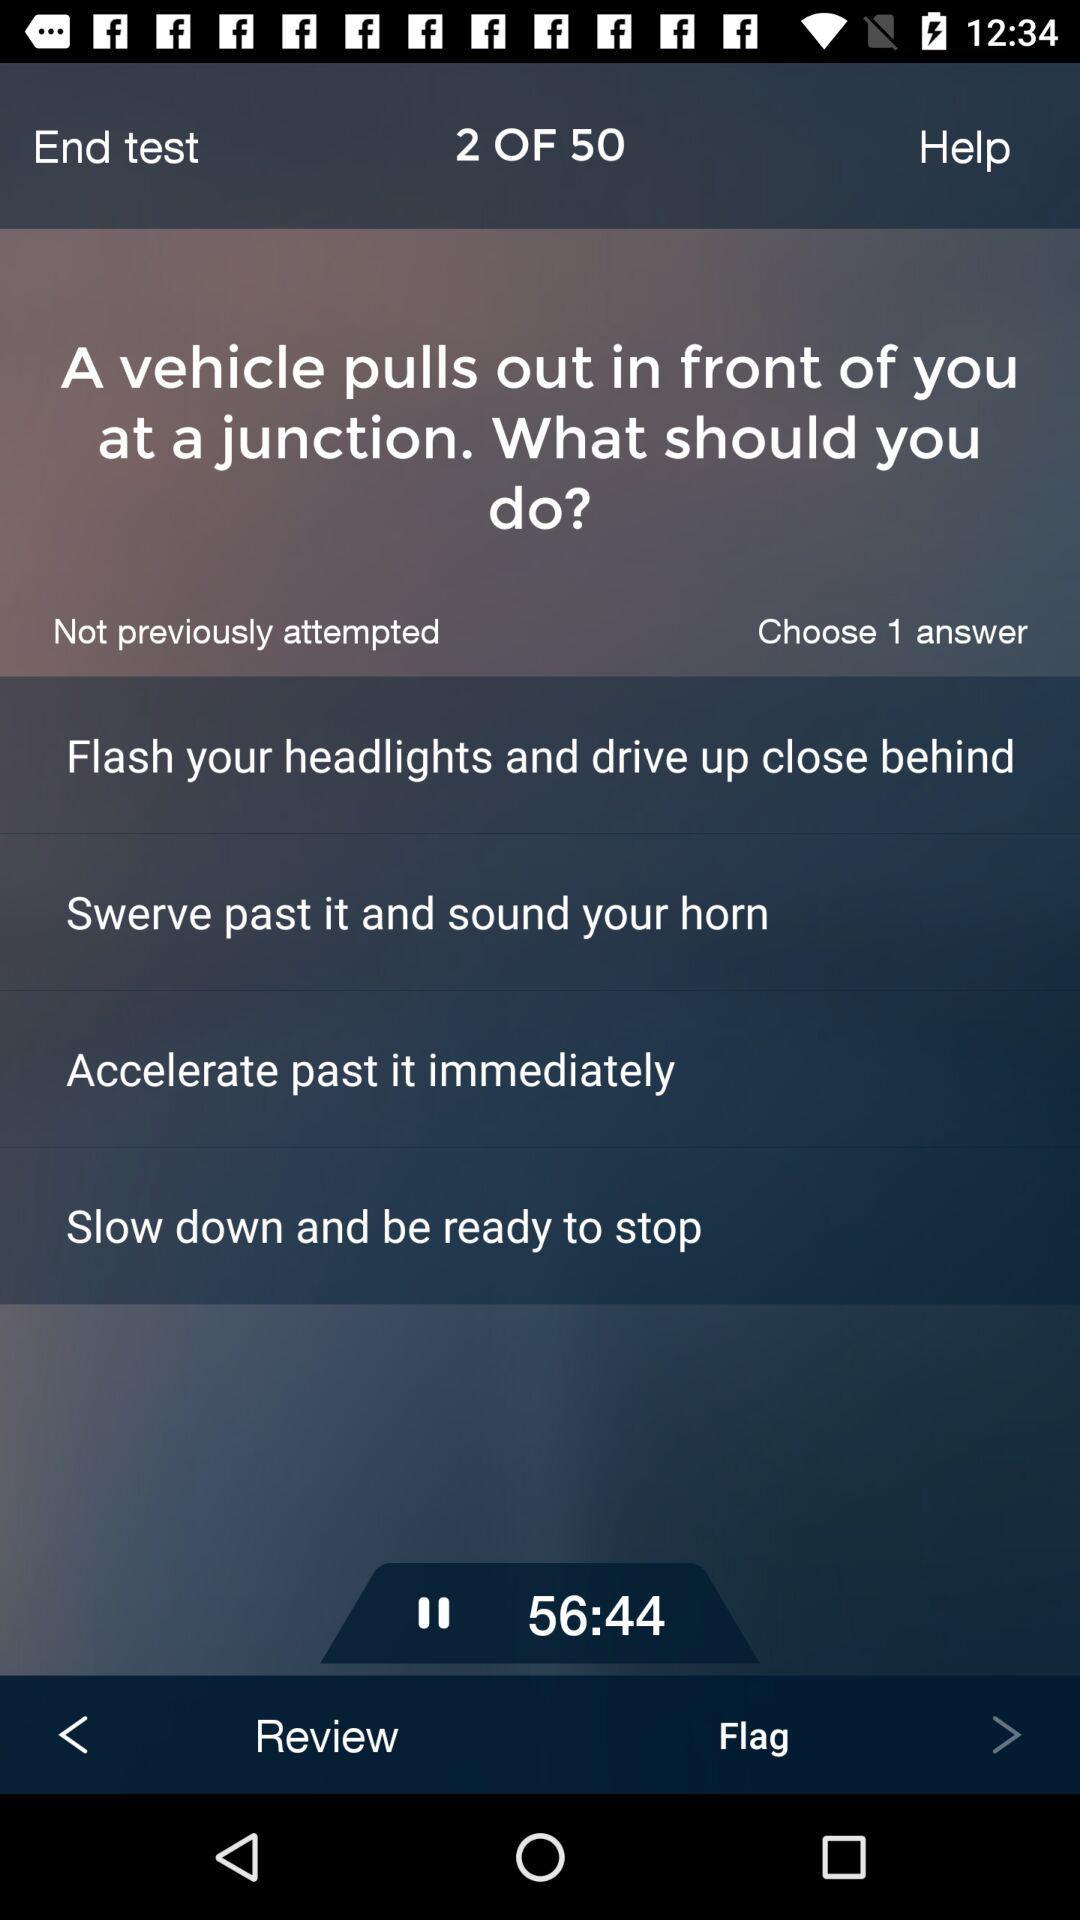 This screenshot has width=1080, height=1920. Describe the element at coordinates (325, 1733) in the screenshot. I see `the icon next to flag item` at that location.